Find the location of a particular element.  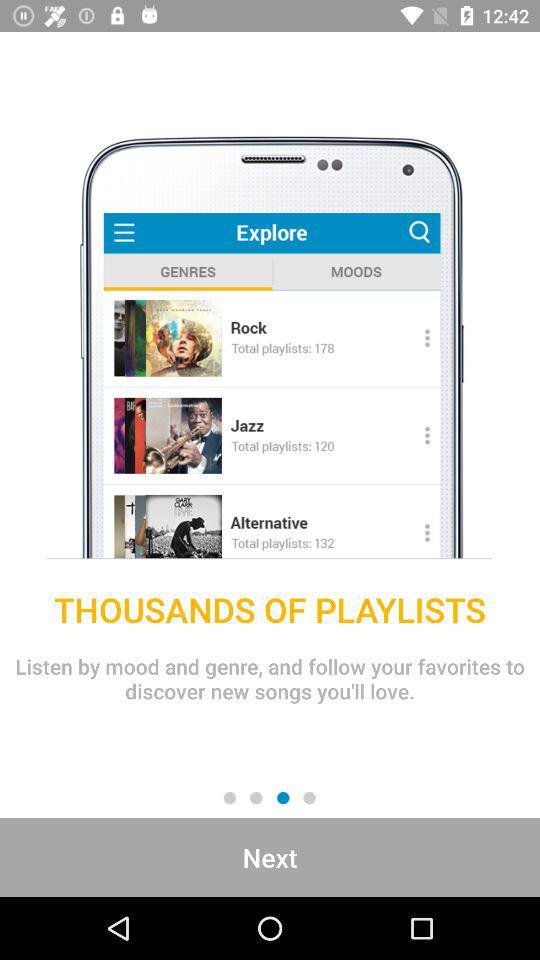

next is located at coordinates (270, 856).